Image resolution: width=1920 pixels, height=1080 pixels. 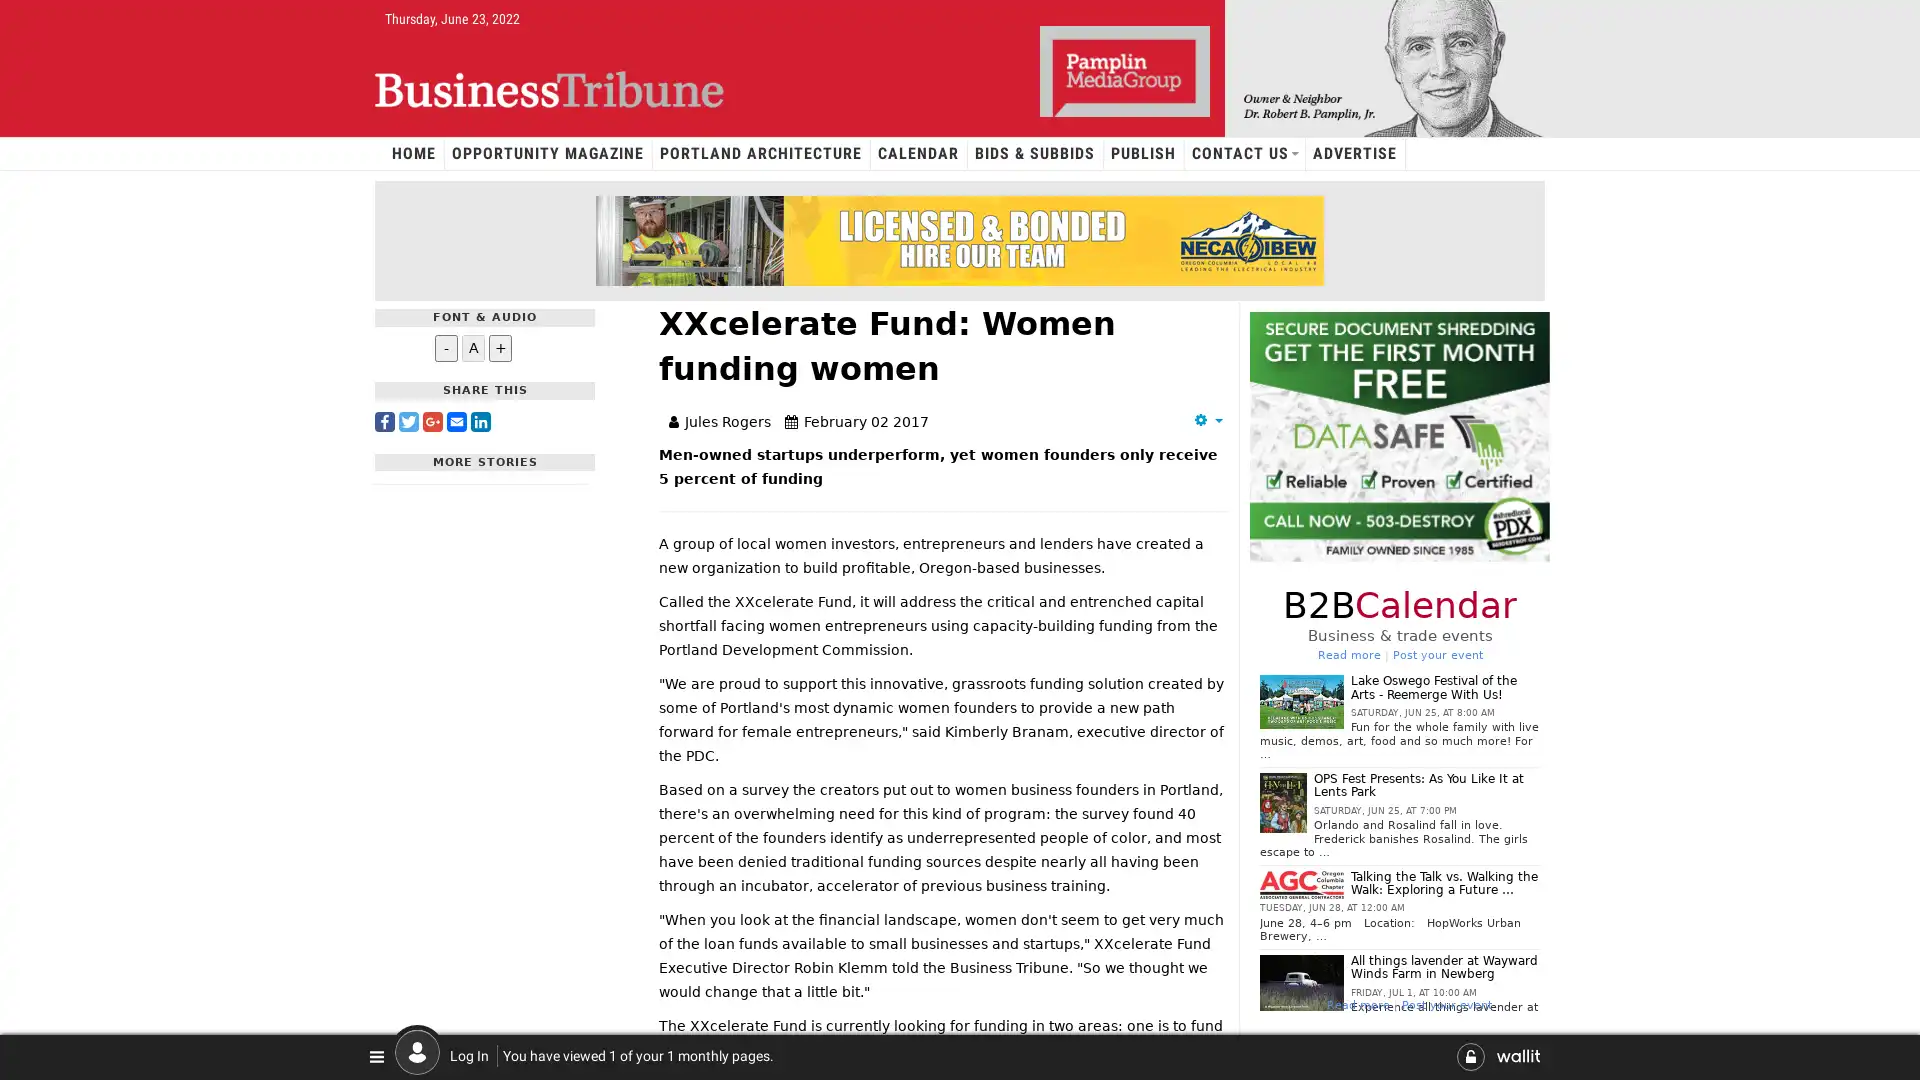 I want to click on +, so click(x=500, y=346).